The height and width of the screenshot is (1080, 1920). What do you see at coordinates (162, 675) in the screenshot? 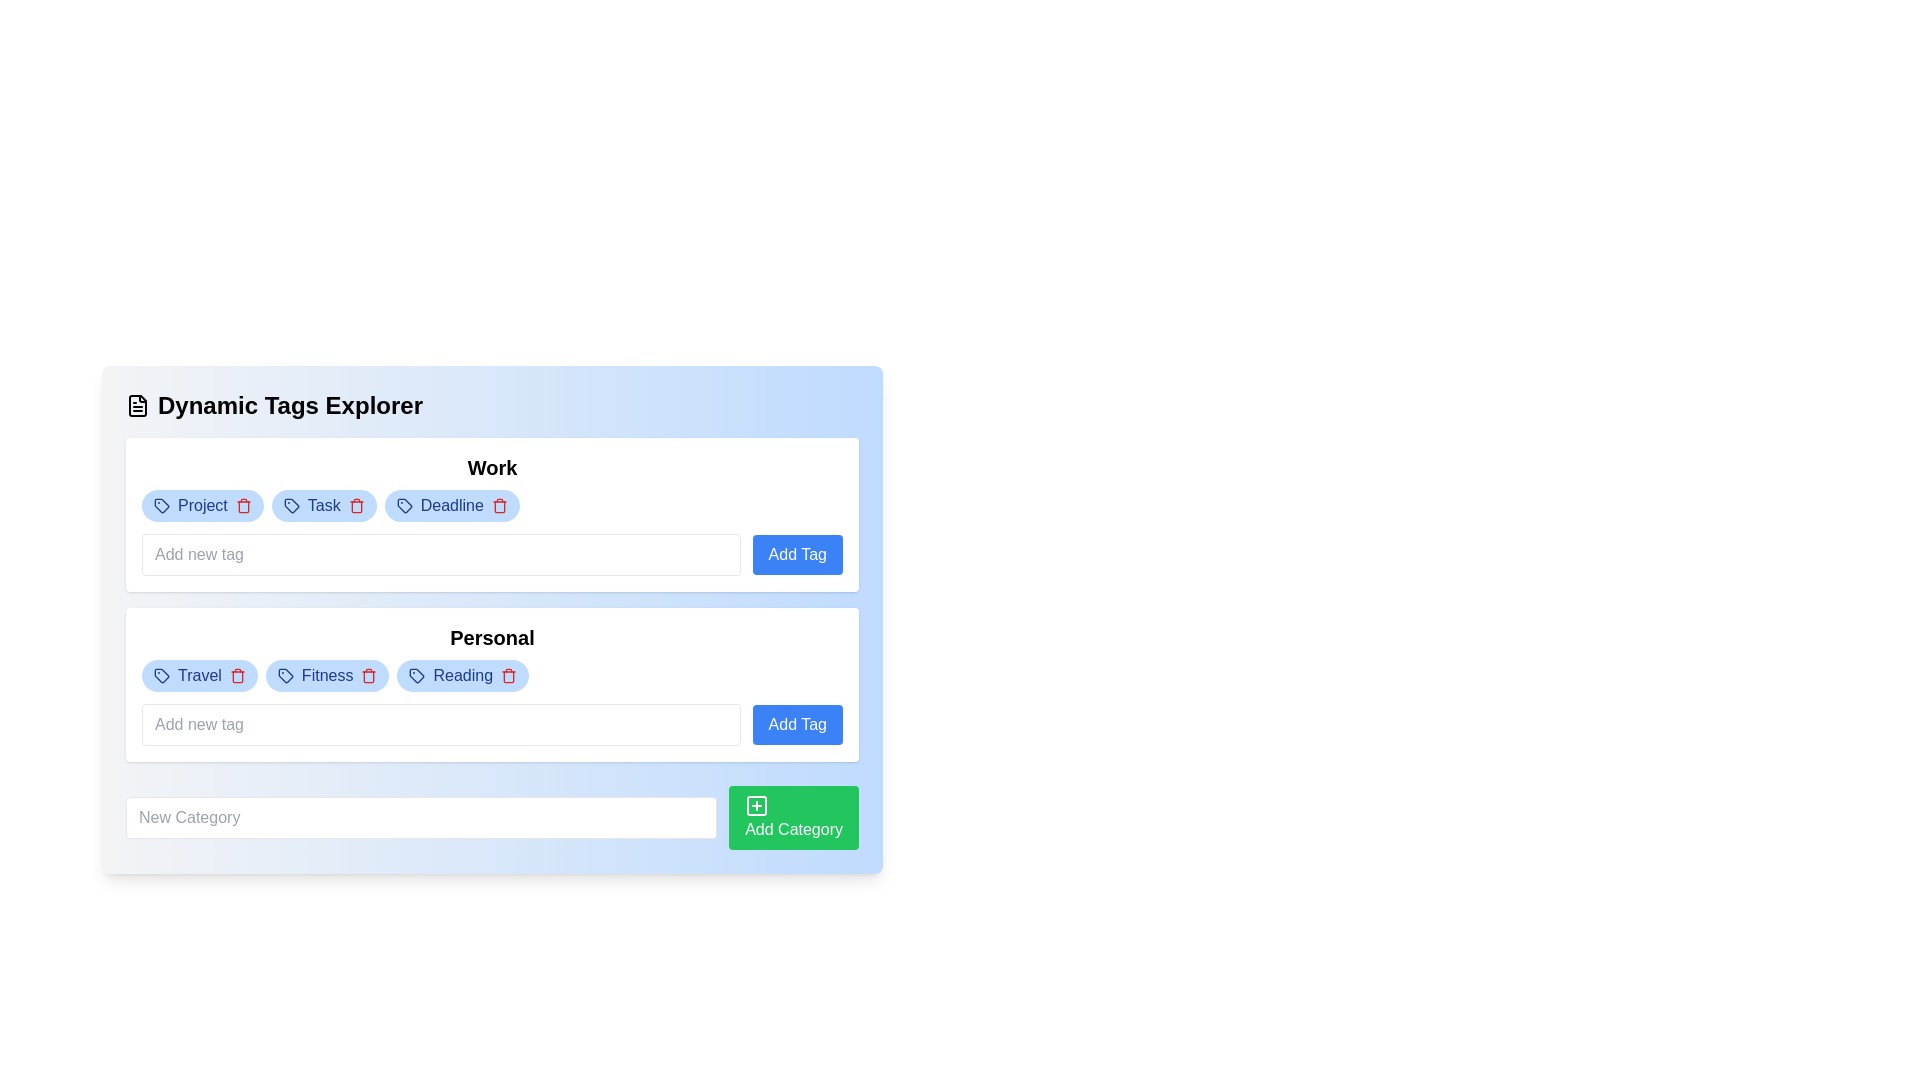
I see `the tag icon located in the 'Personal' category group, near the 'Travel' label, to identify the associated category` at bounding box center [162, 675].